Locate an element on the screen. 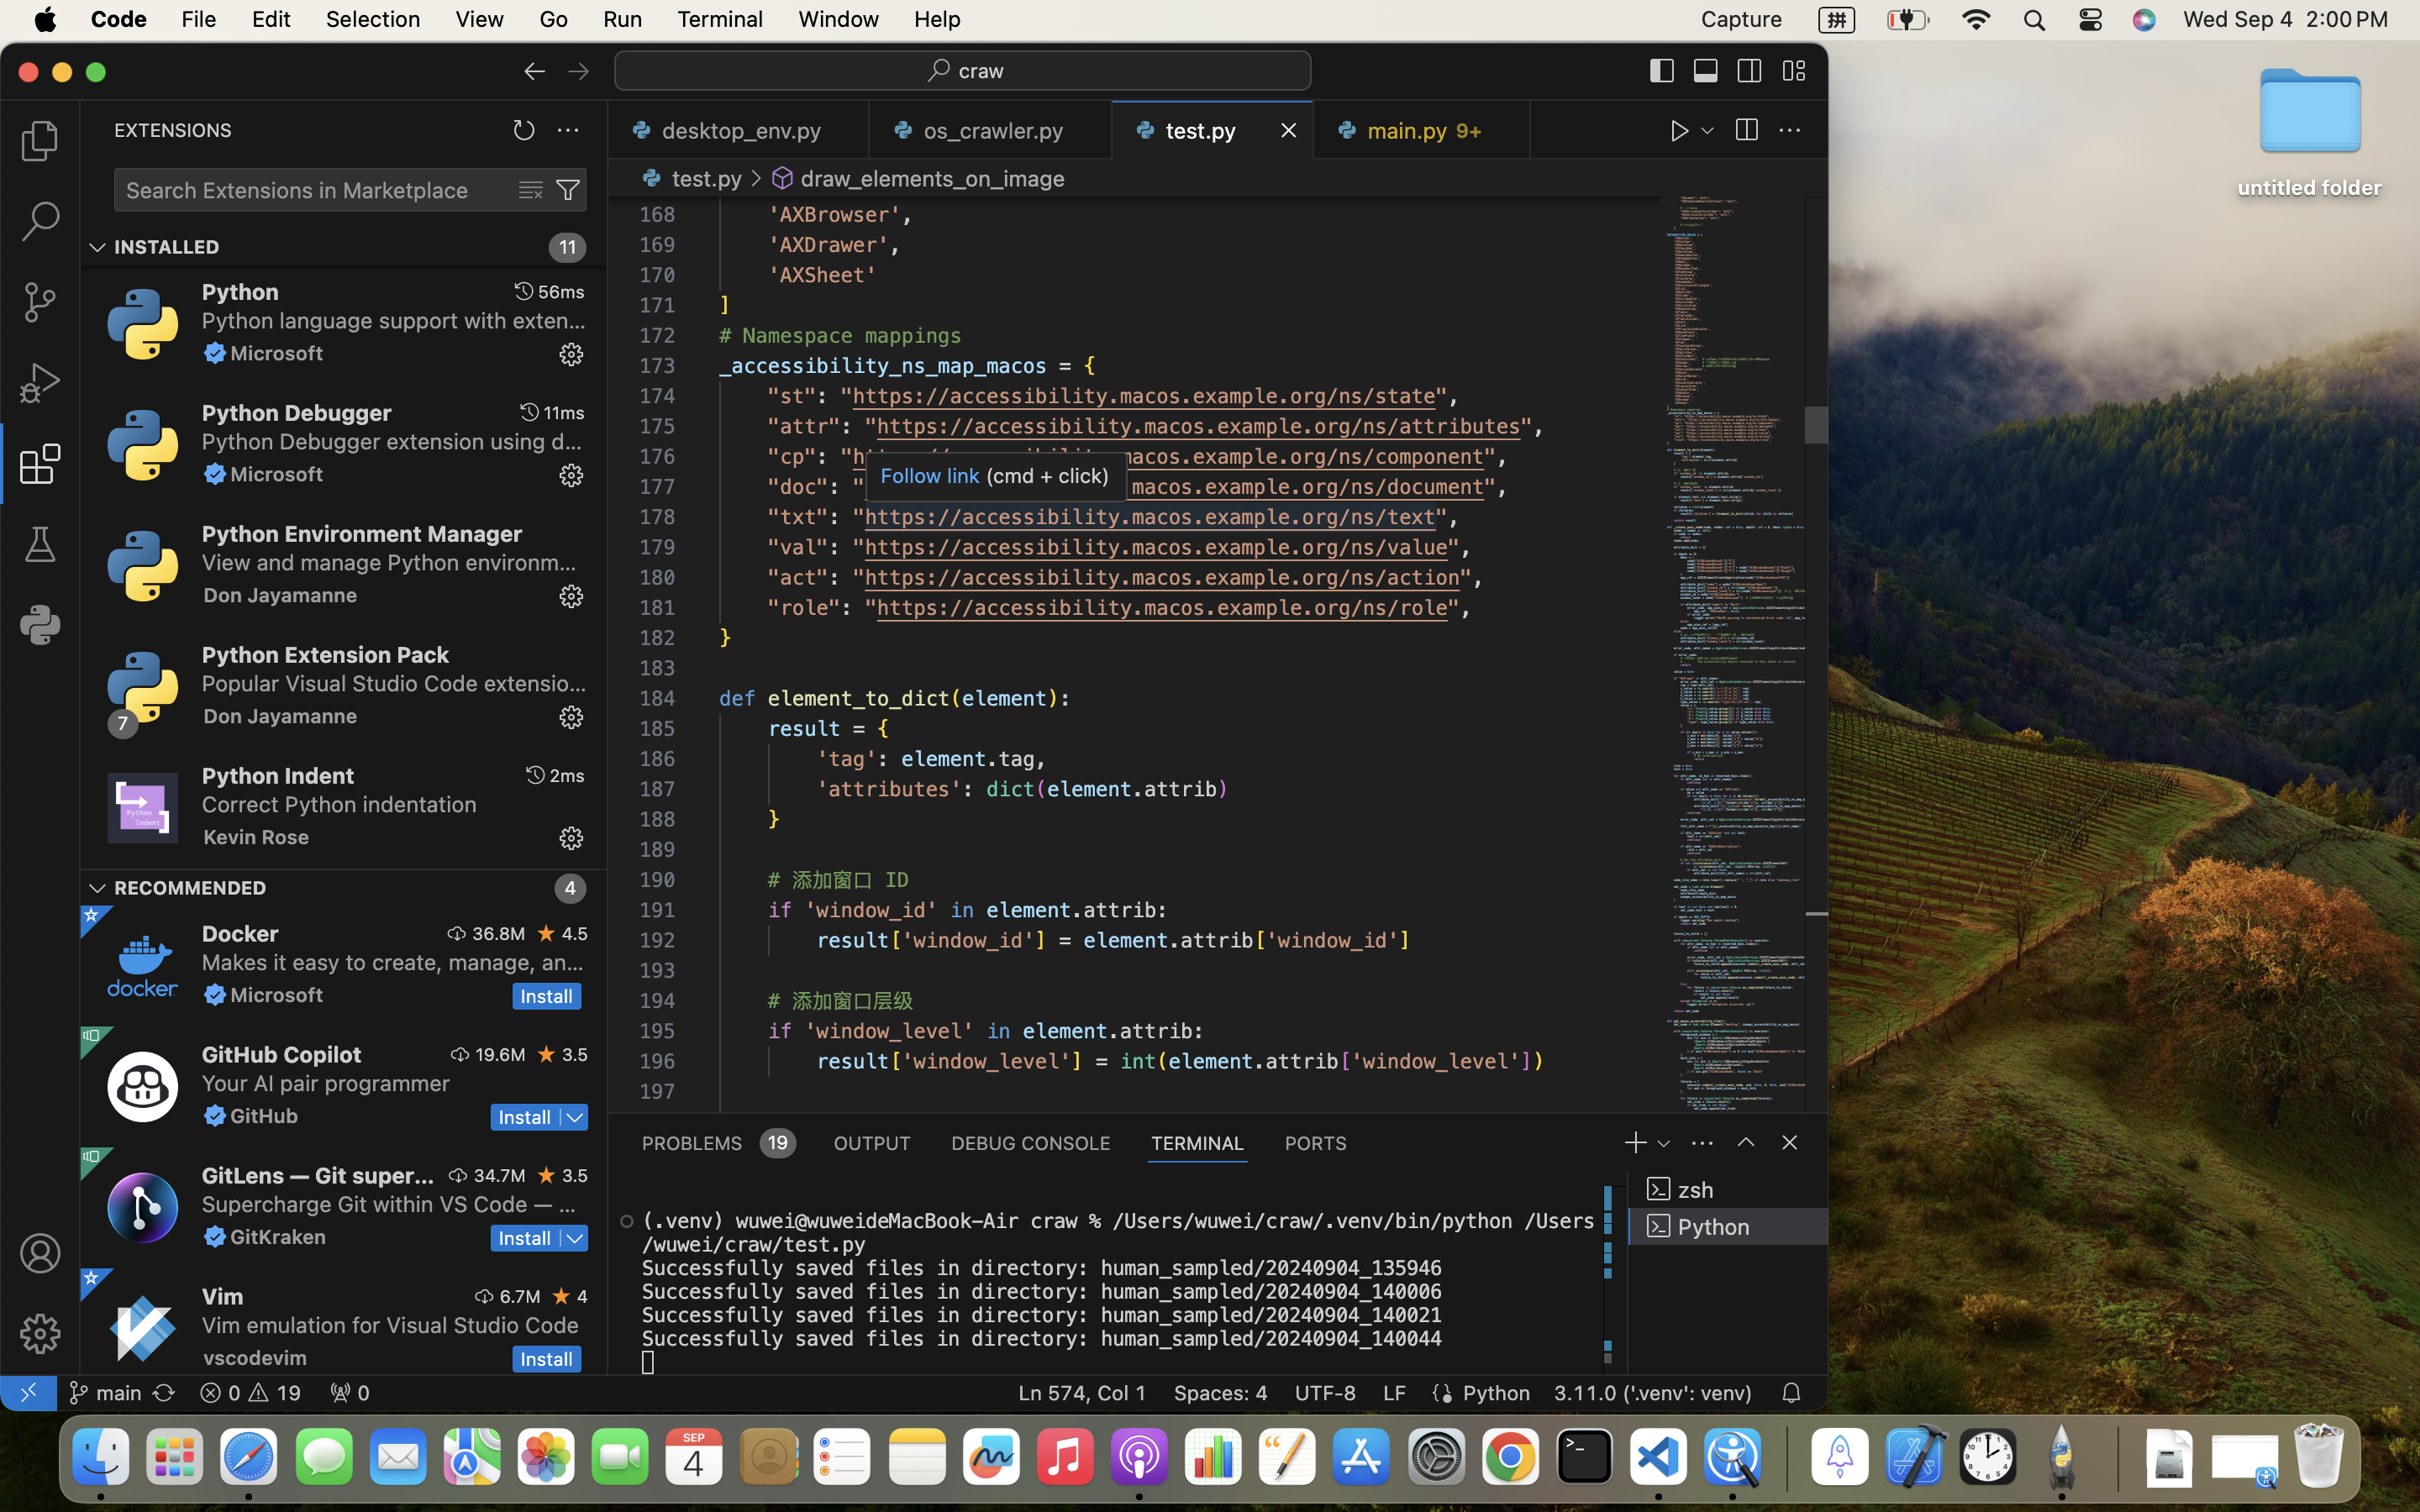 This screenshot has height=1512, width=2420. '' is located at coordinates (39, 544).